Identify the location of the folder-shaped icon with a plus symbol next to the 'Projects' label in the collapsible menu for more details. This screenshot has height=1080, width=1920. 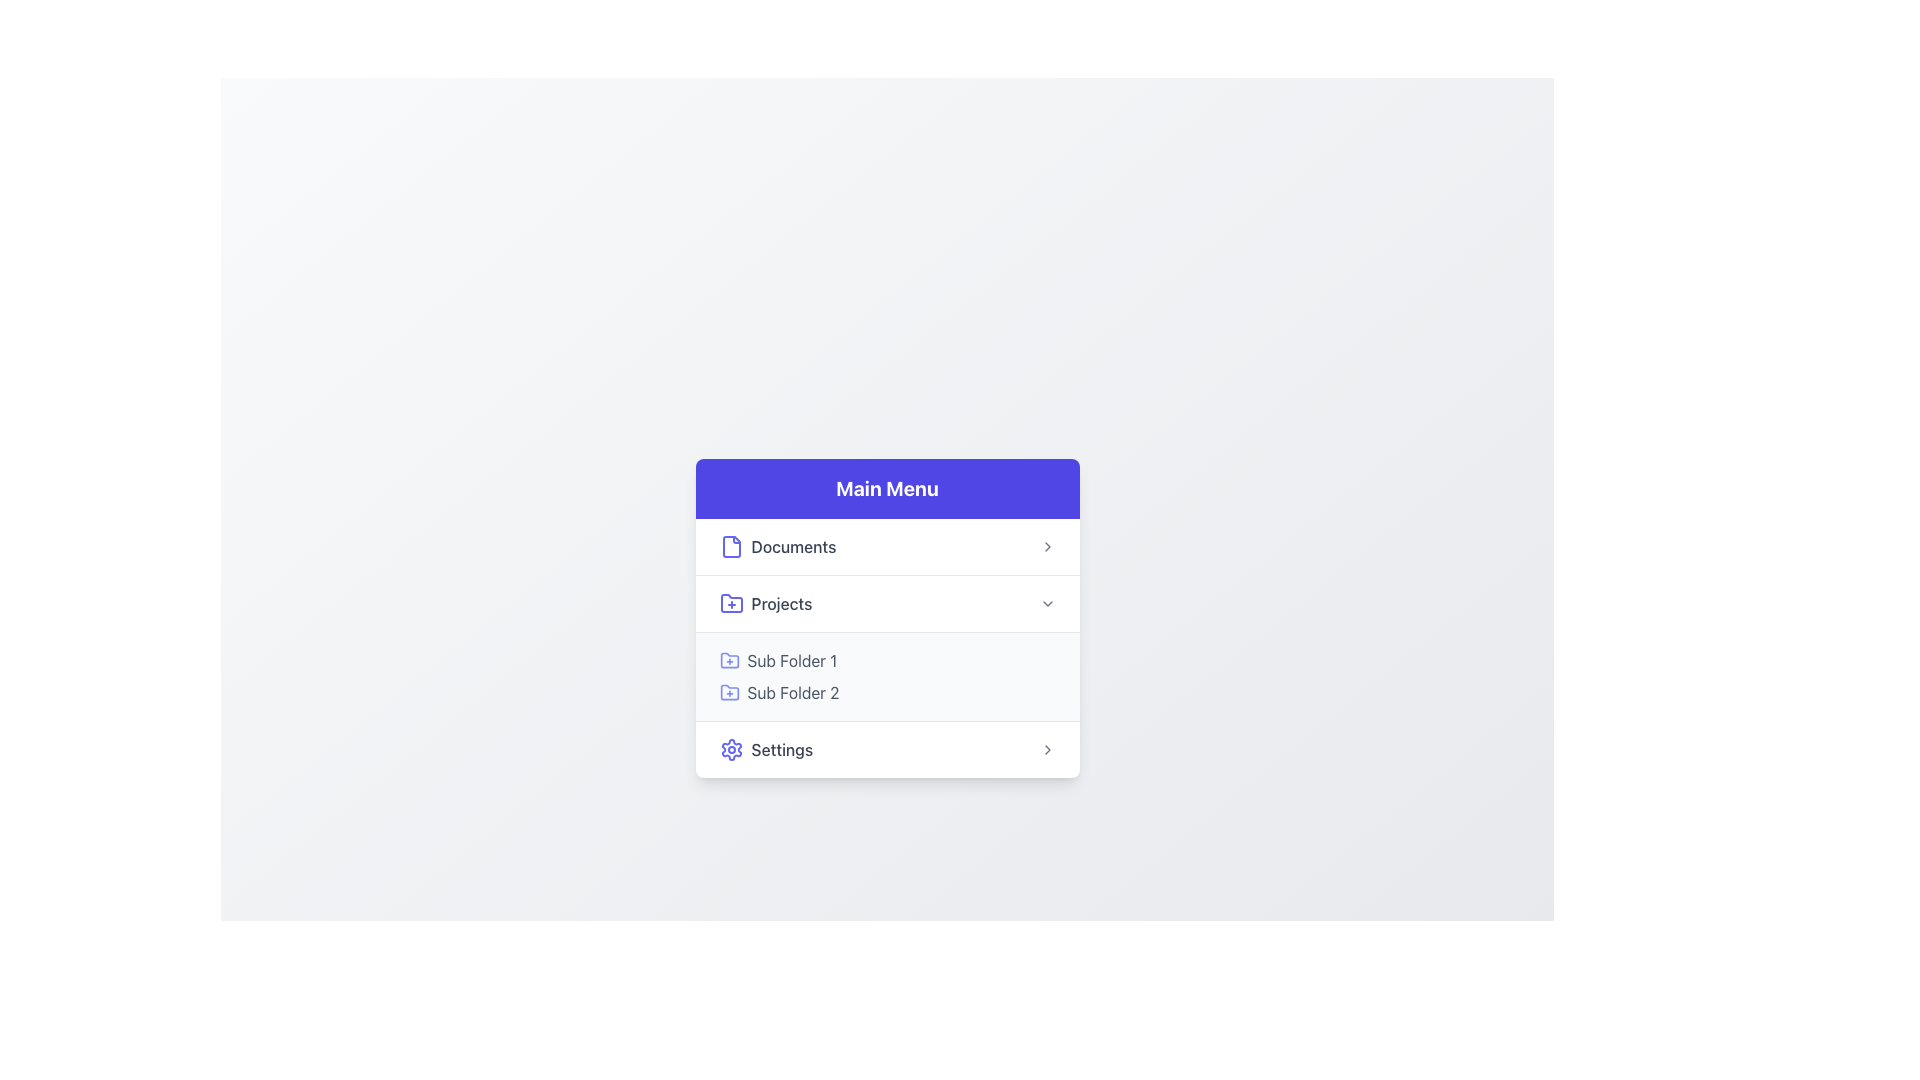
(730, 601).